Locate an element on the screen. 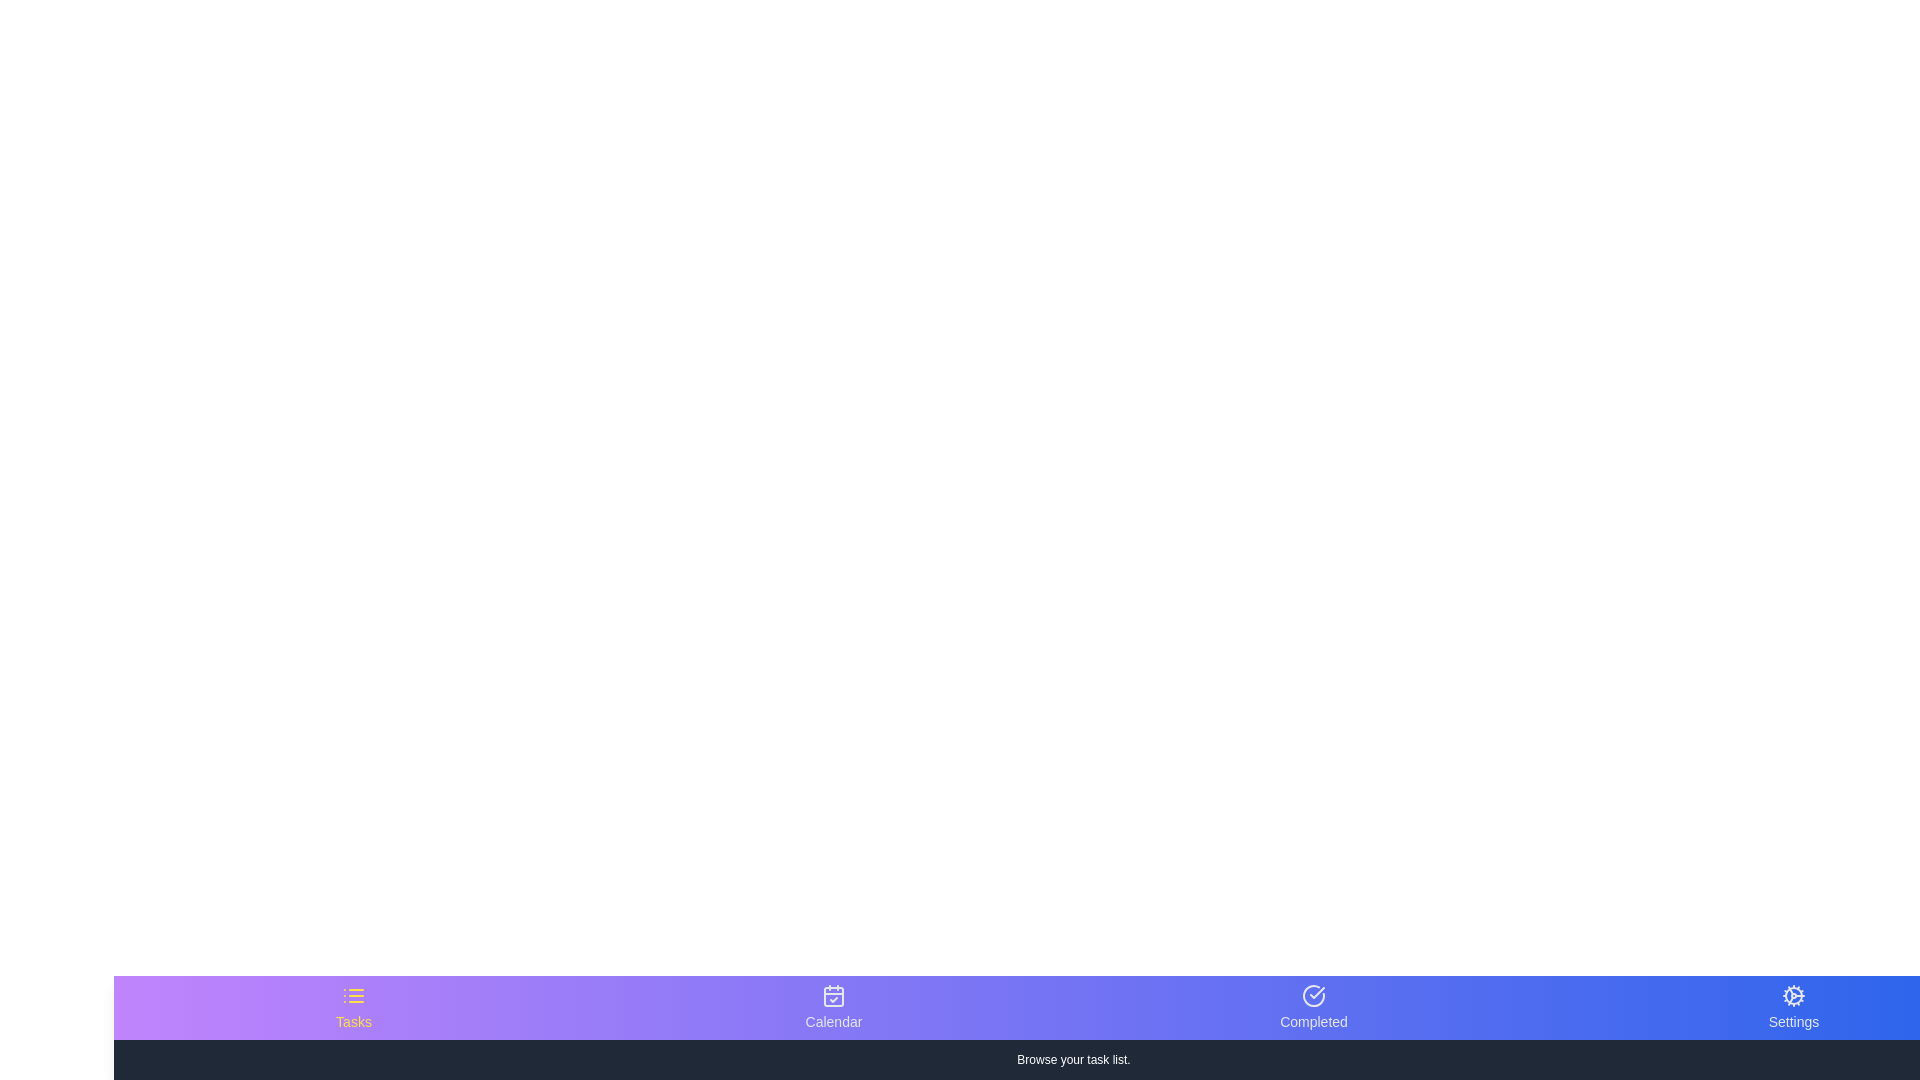 Image resolution: width=1920 pixels, height=1080 pixels. the Tasks tab is located at coordinates (354, 1007).